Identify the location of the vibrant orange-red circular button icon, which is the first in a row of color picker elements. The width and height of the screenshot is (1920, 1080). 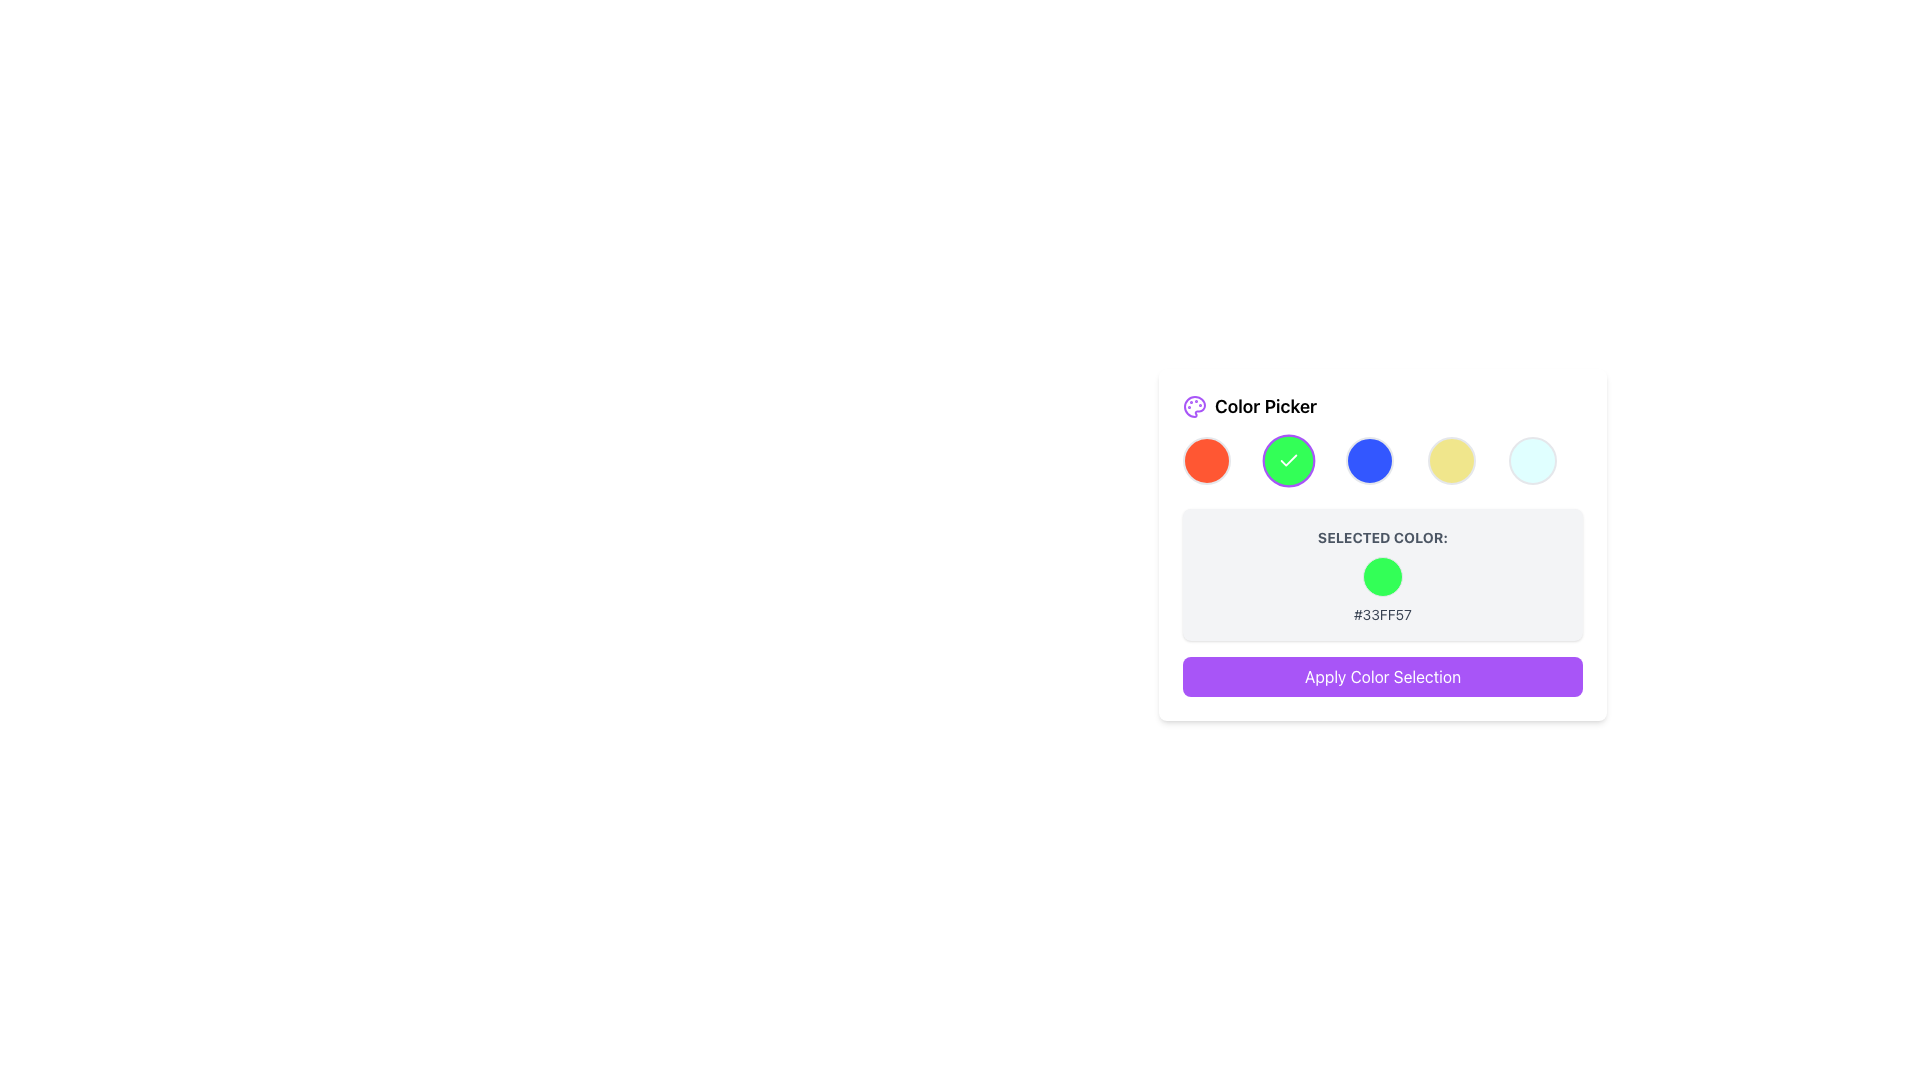
(1205, 461).